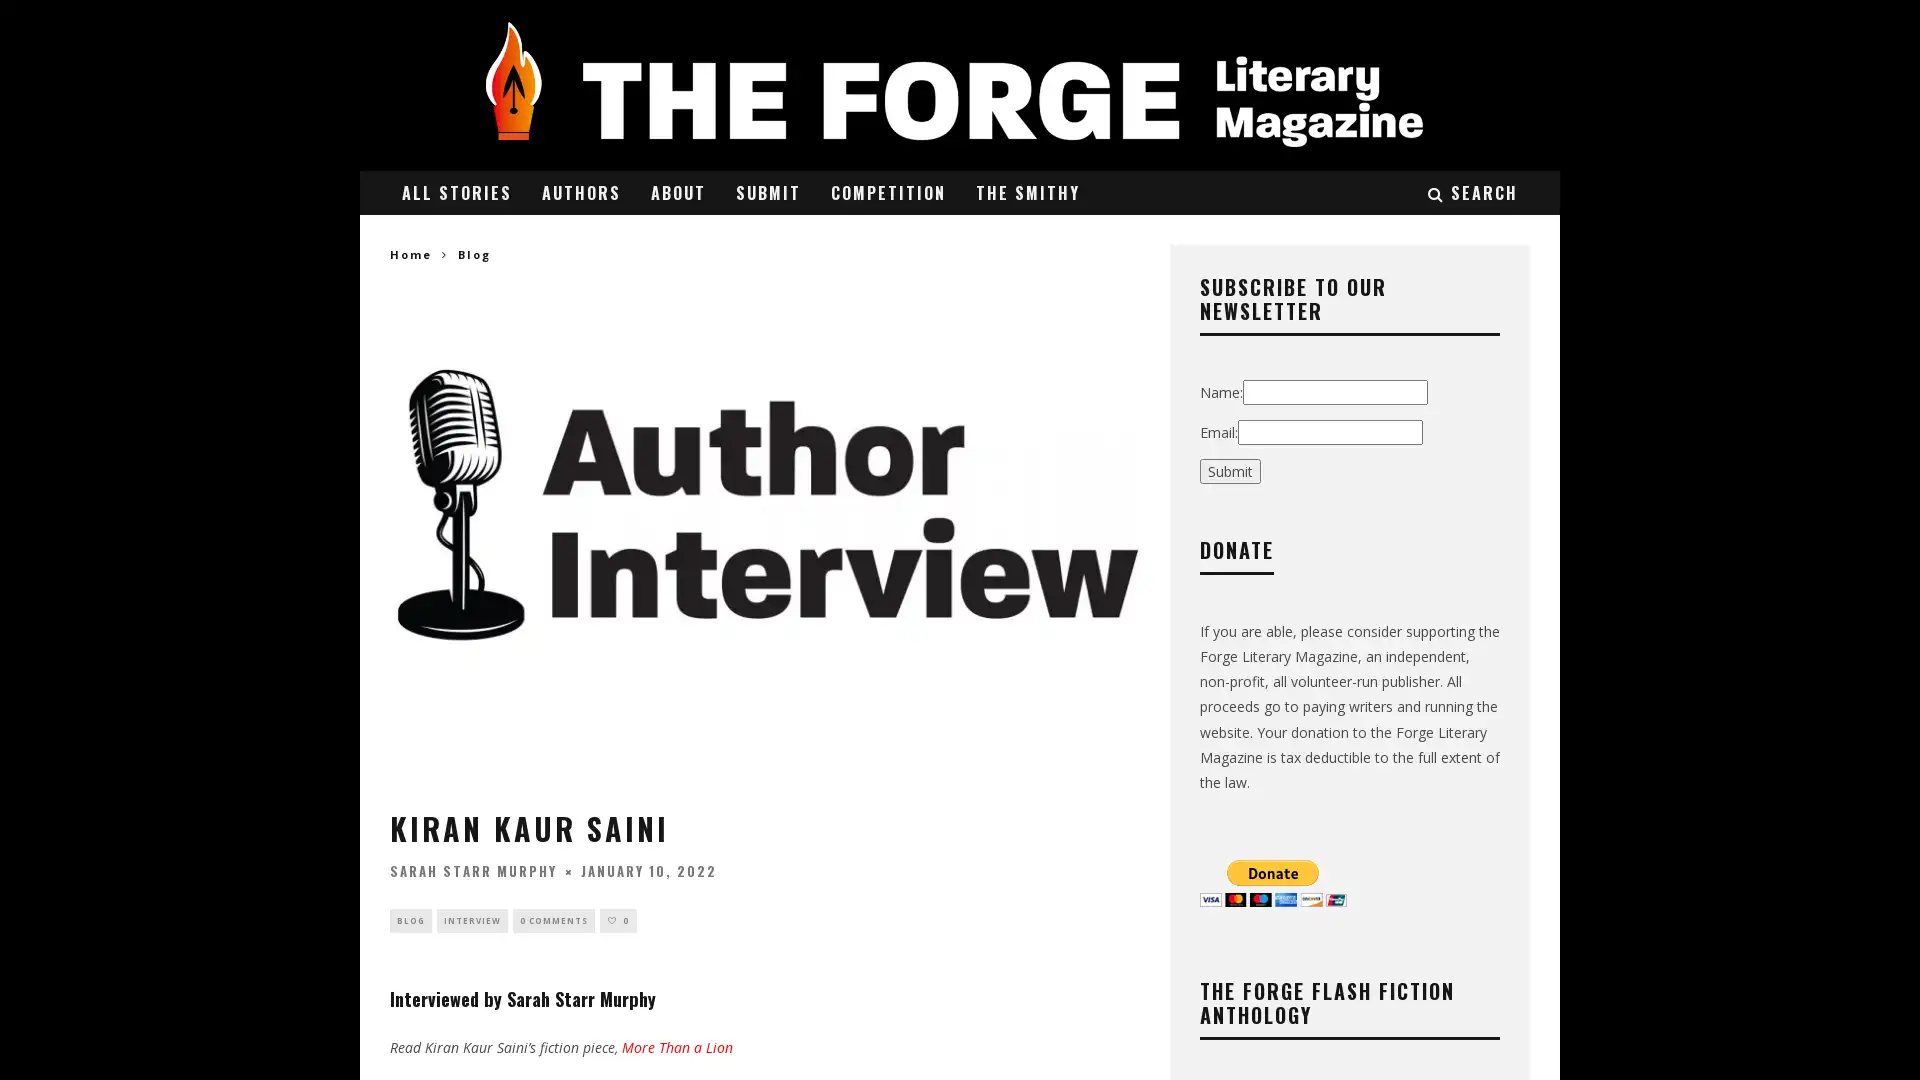 This screenshot has width=1920, height=1080. What do you see at coordinates (1272, 881) in the screenshot?
I see `PayPal - The safer, easier way to pay online!` at bounding box center [1272, 881].